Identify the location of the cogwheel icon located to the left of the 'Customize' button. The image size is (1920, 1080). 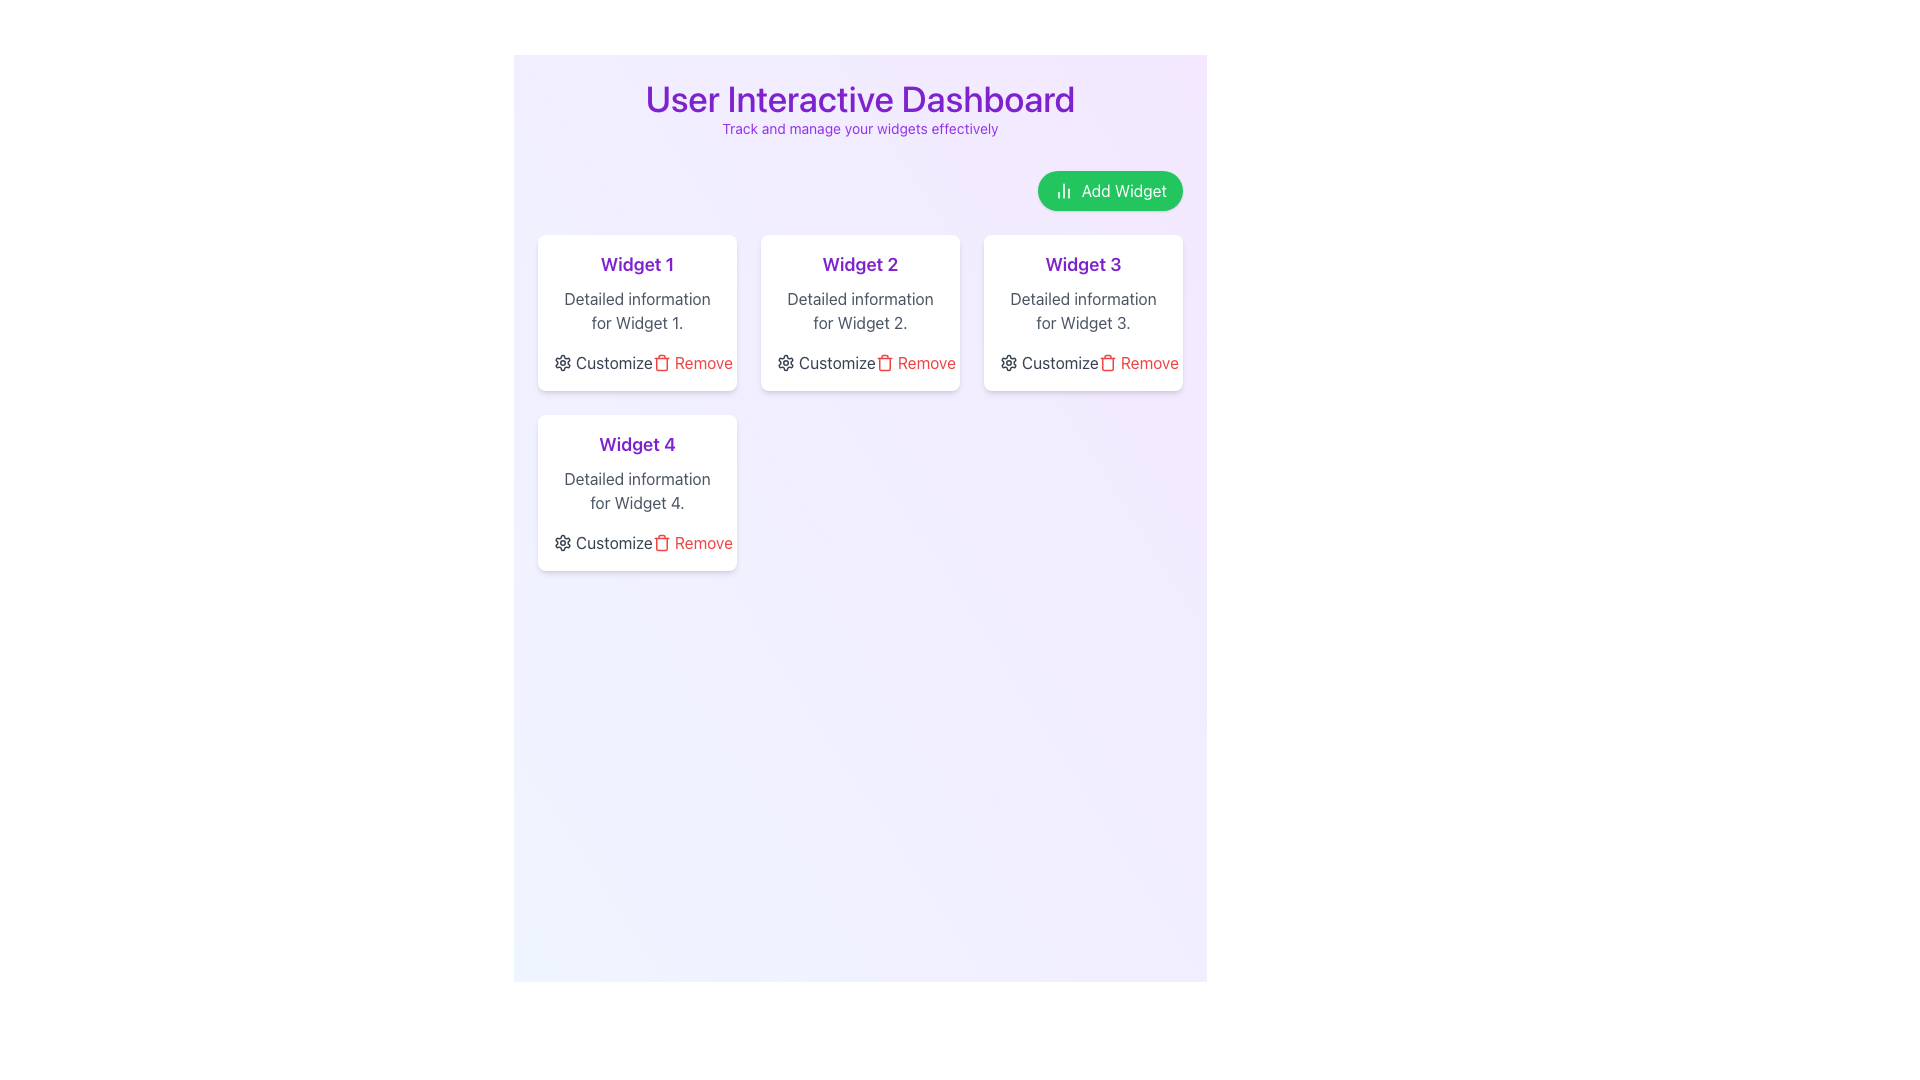
(561, 543).